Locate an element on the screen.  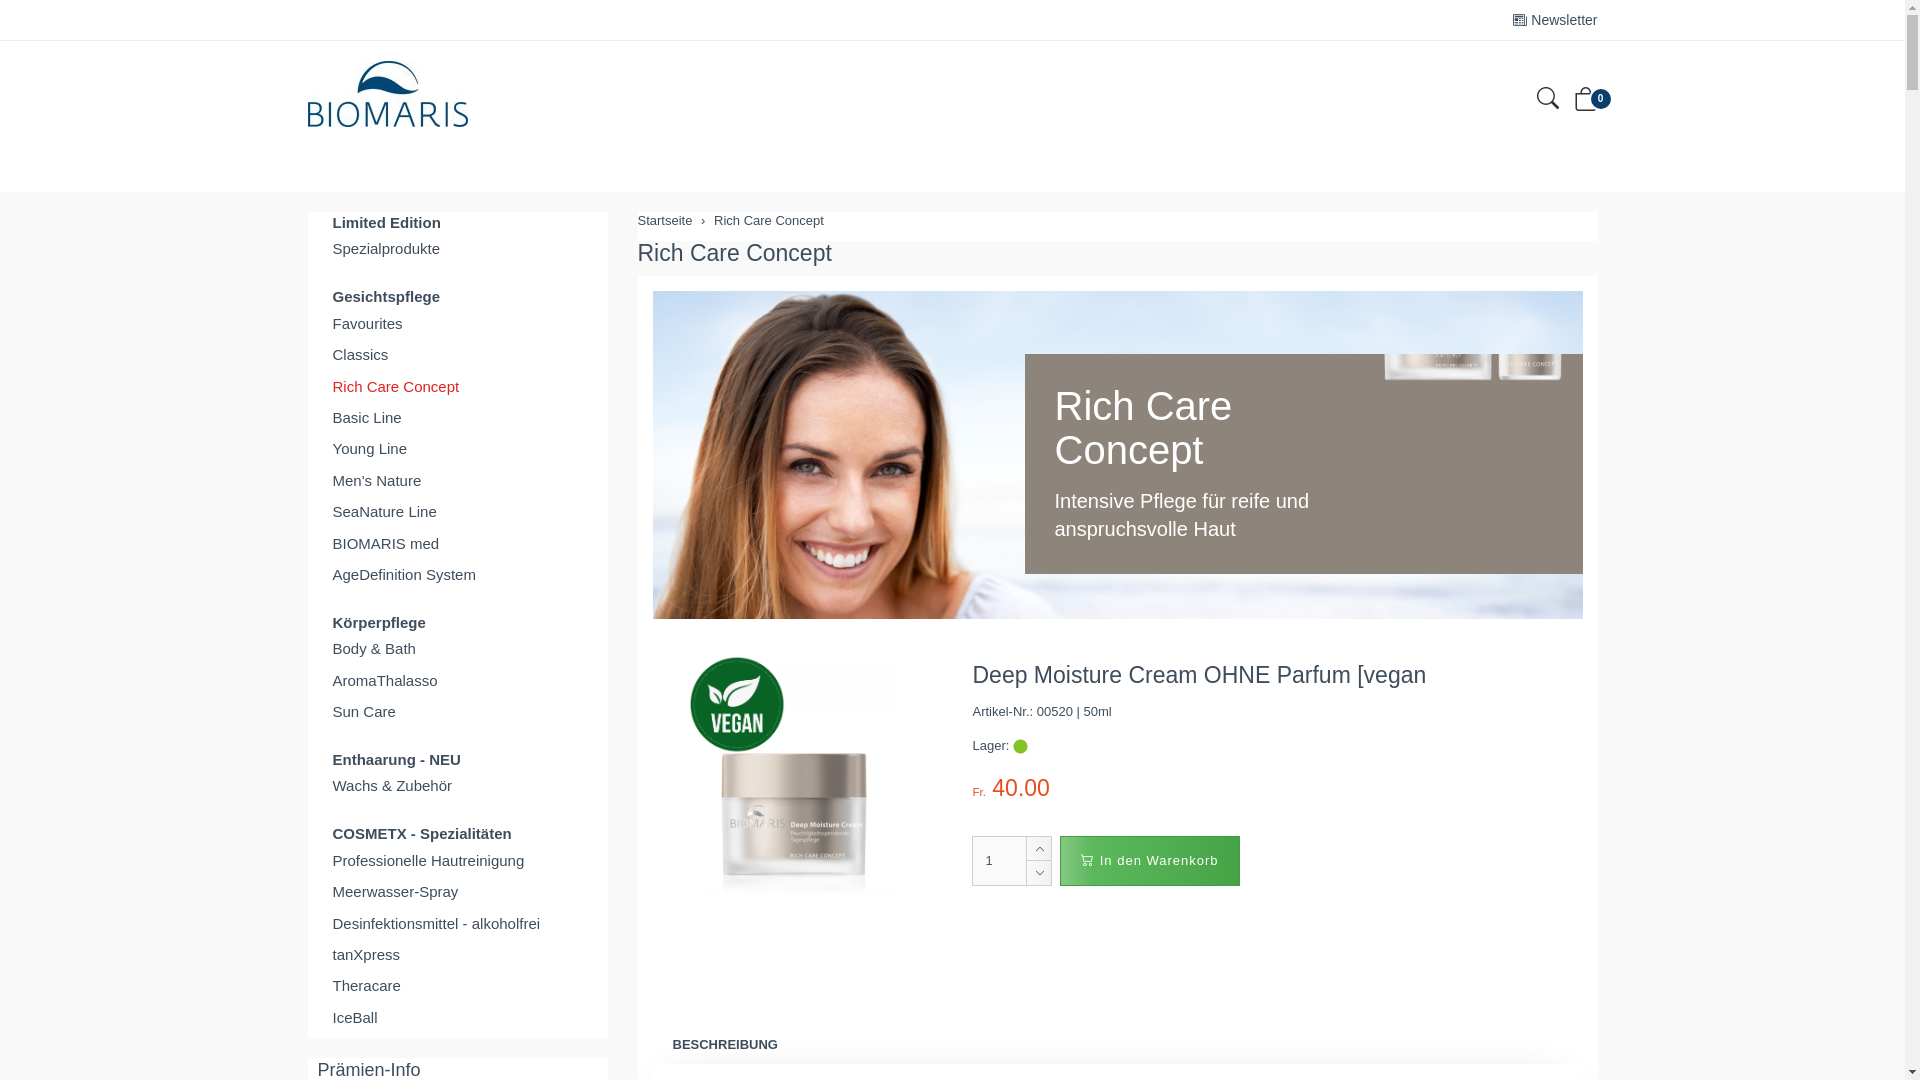
'Young Line' is located at coordinates (456, 447).